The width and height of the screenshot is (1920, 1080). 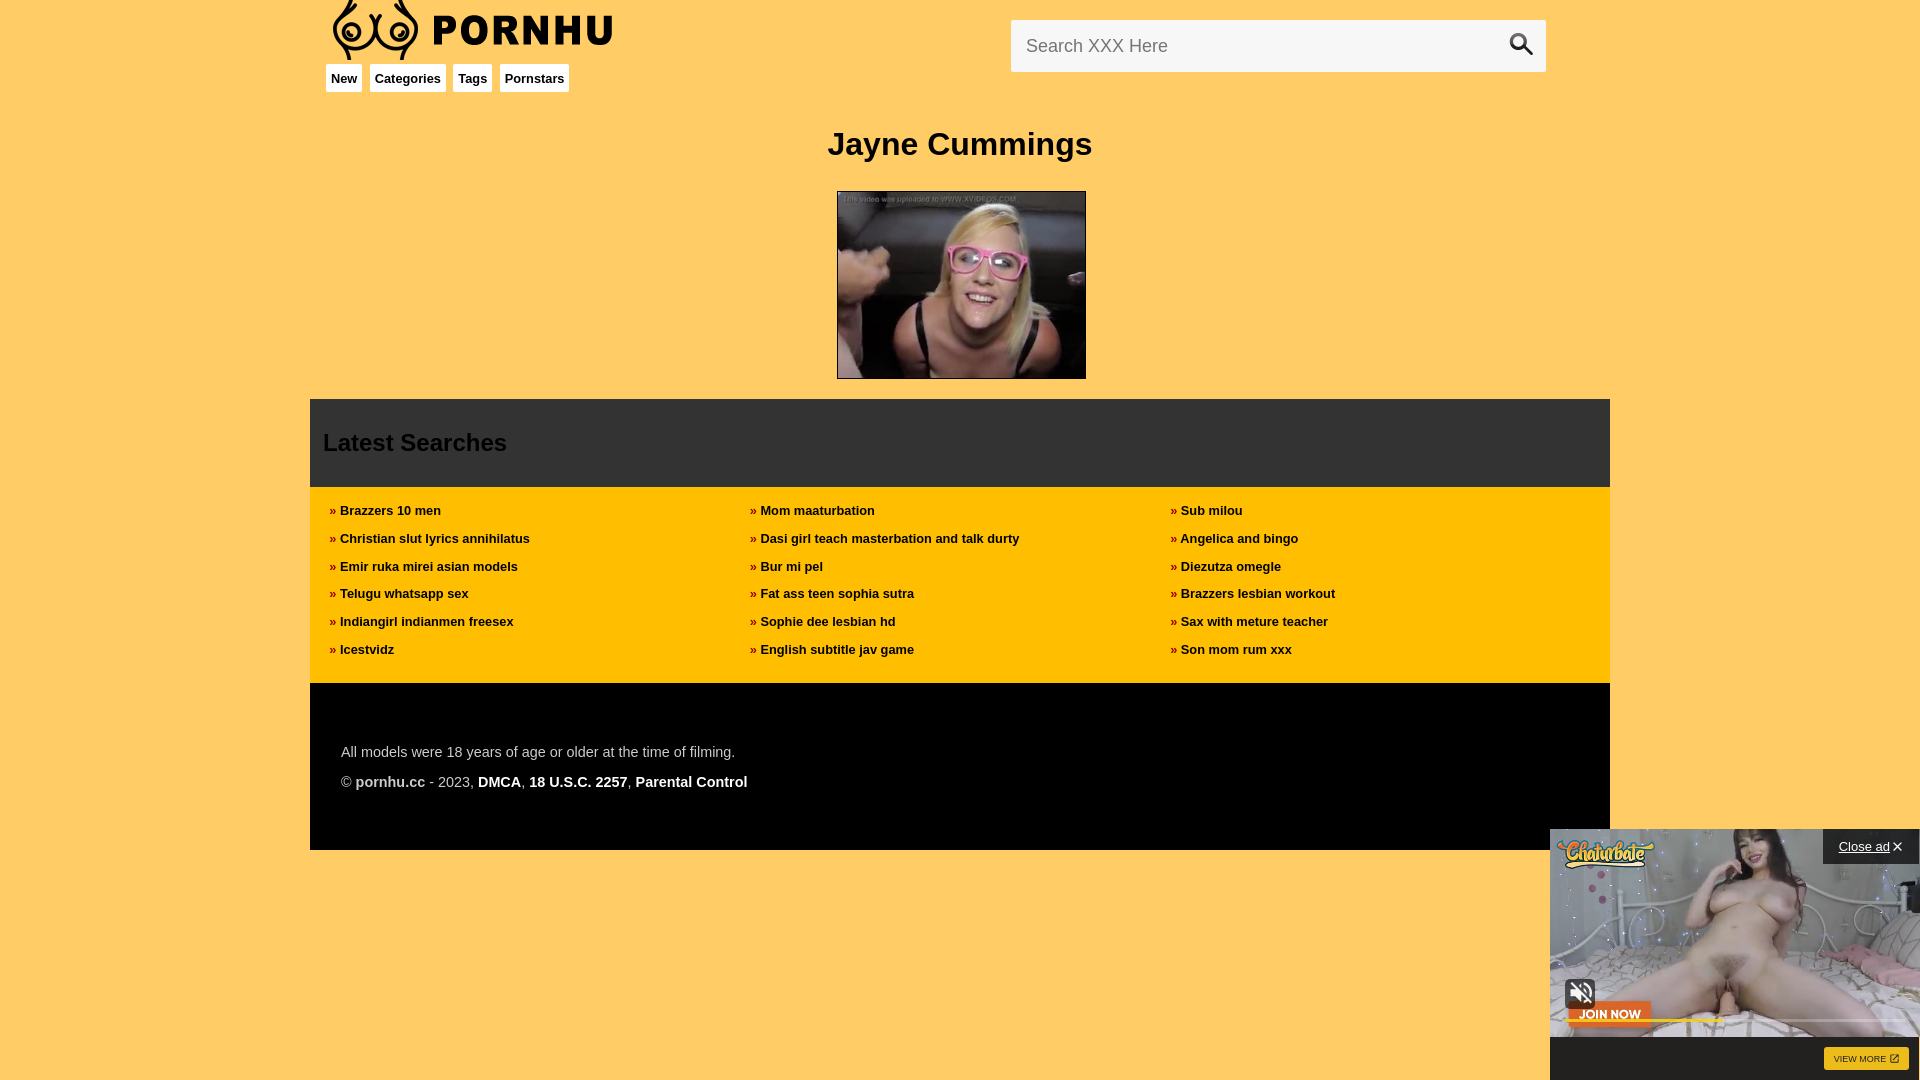 What do you see at coordinates (504, 77) in the screenshot?
I see `'Pornstars'` at bounding box center [504, 77].